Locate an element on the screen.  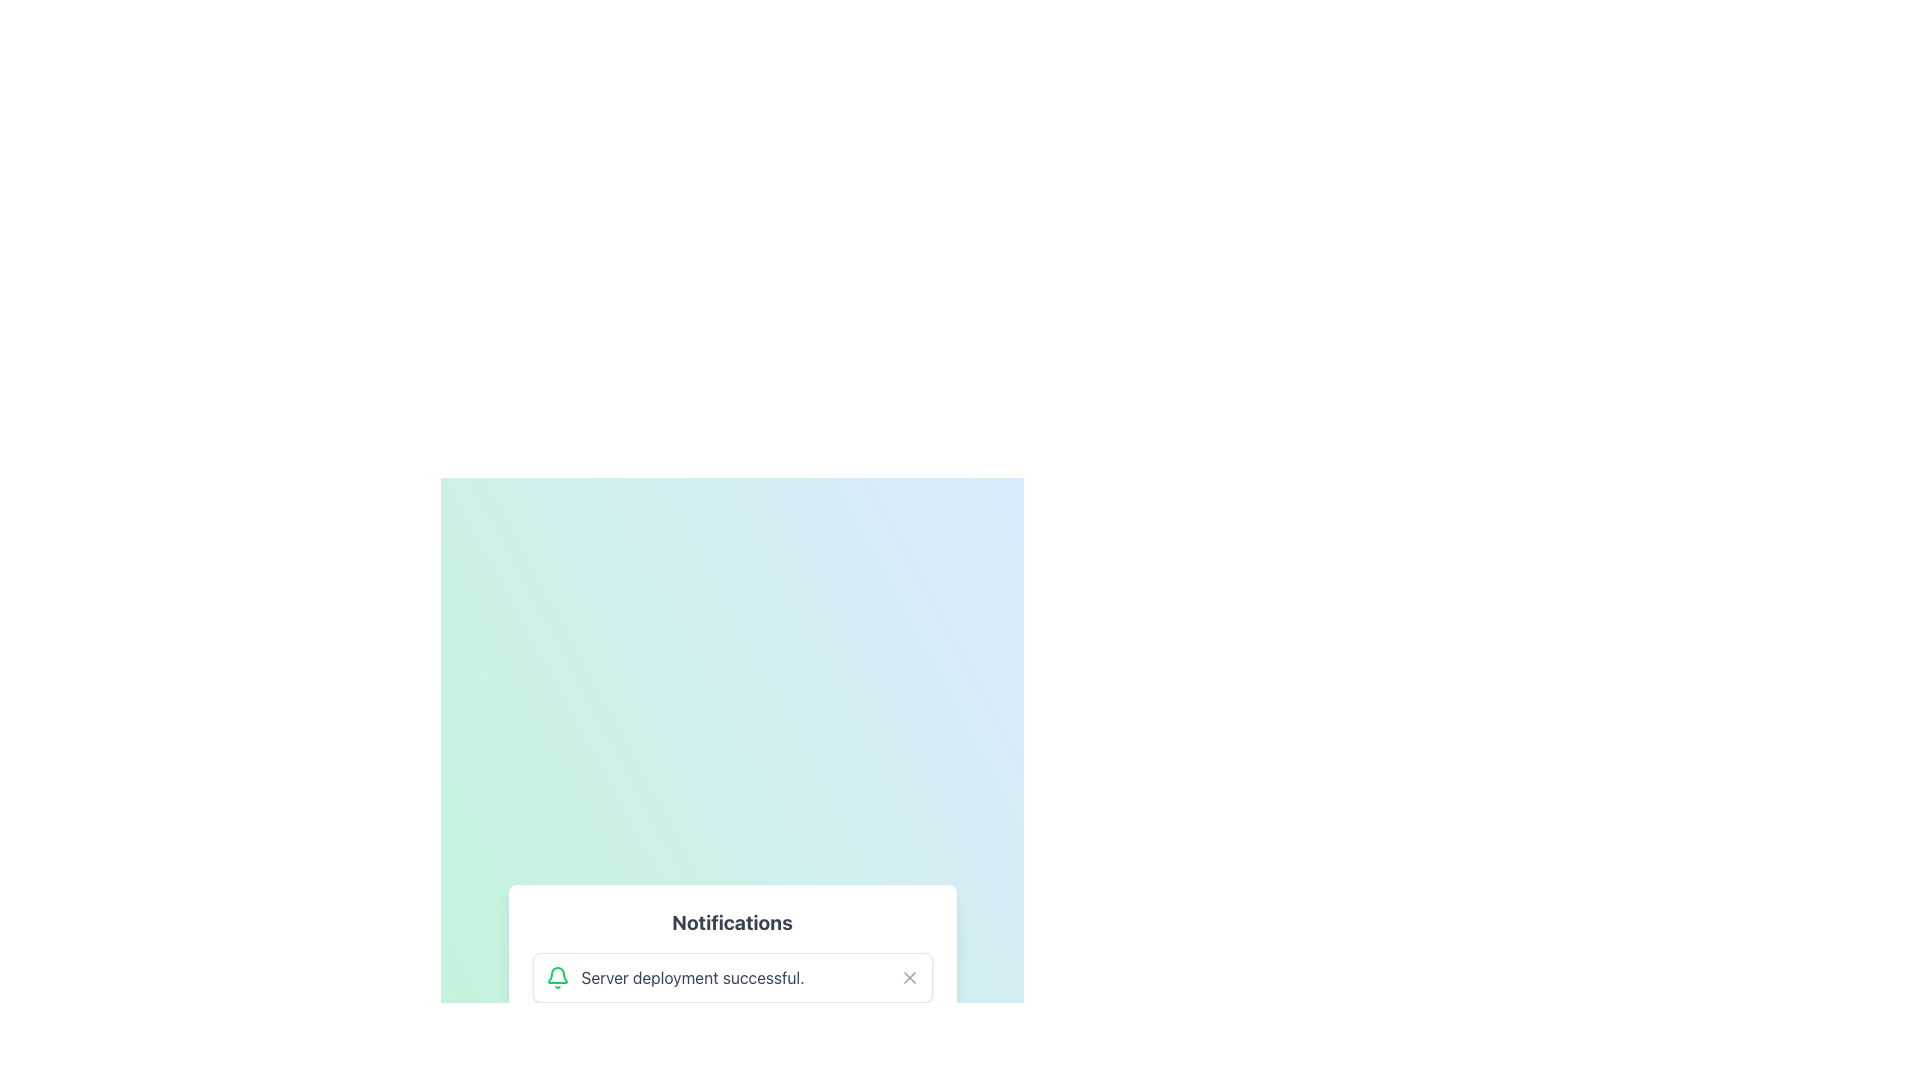
the notification message about the success of the server deployment, which is located at the bottom center of the interface with a bell icon preceding the text is located at coordinates (675, 977).